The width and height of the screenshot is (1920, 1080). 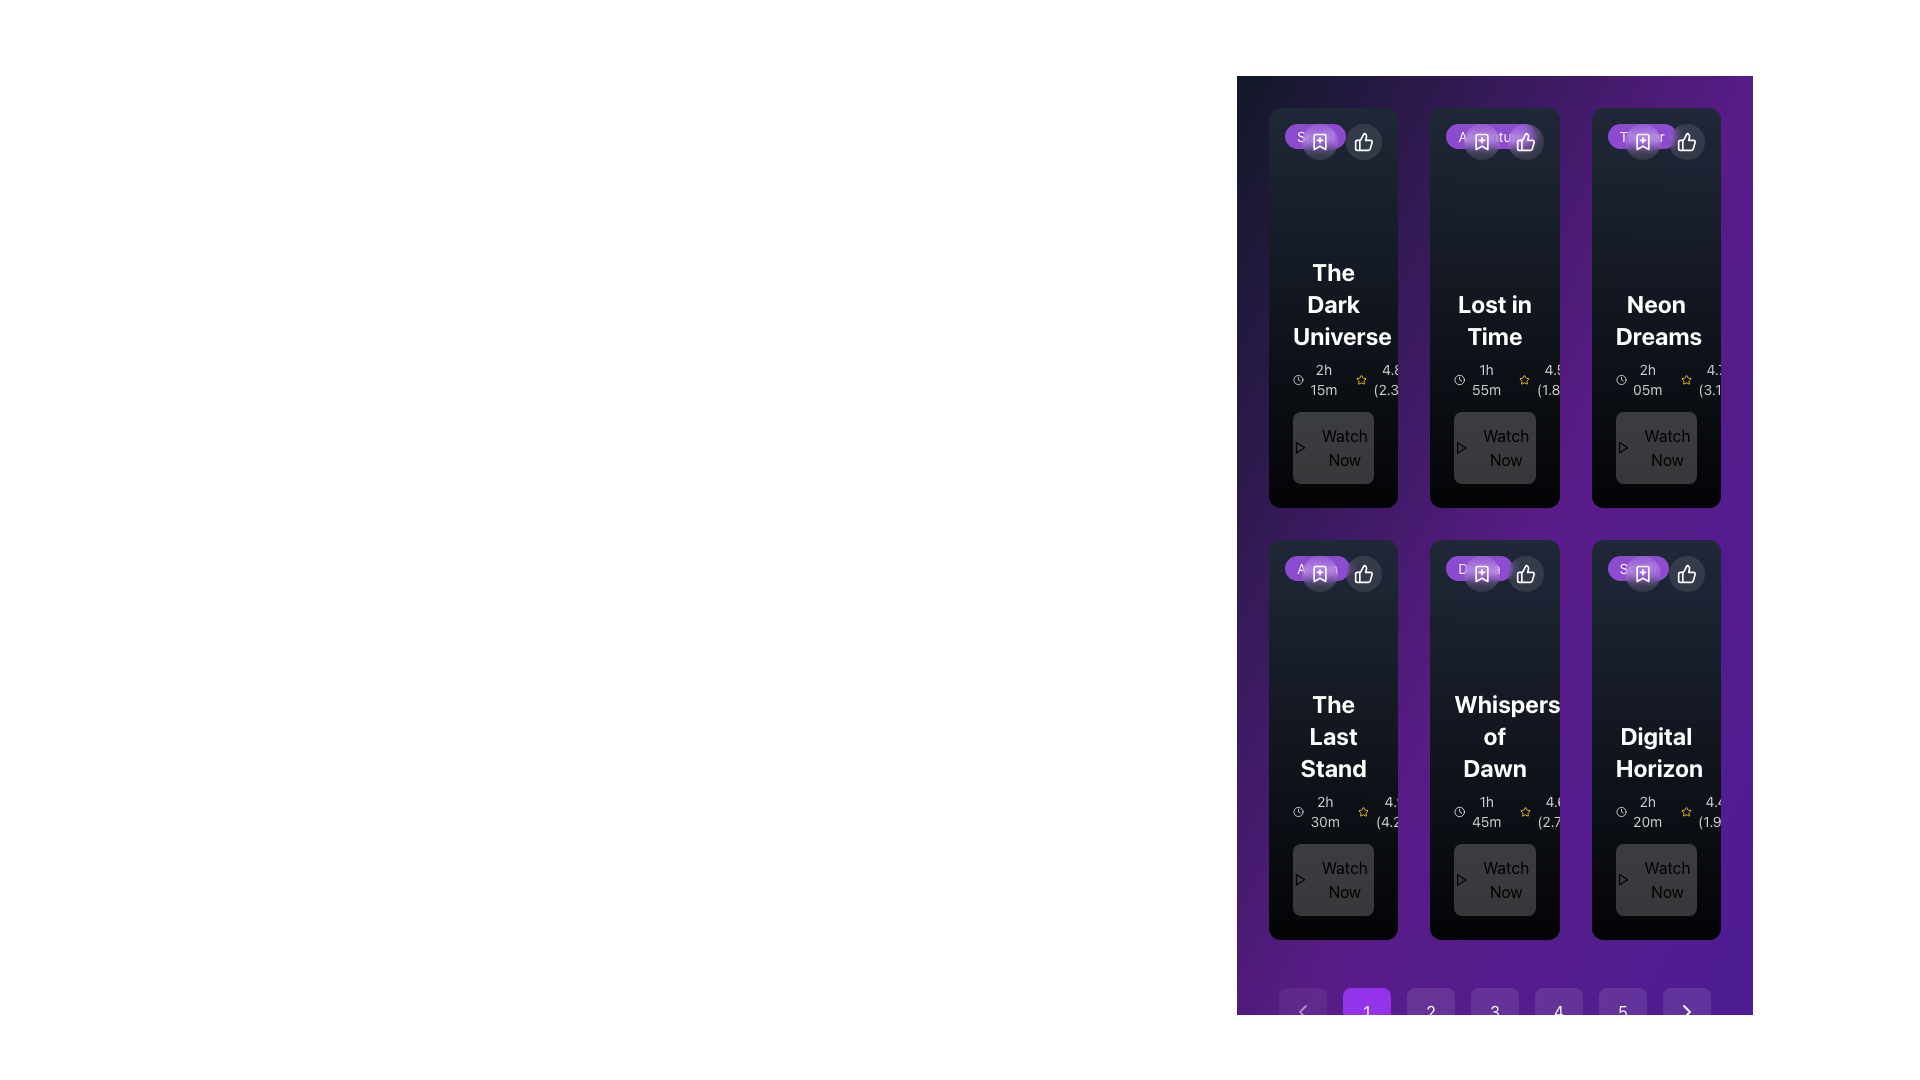 What do you see at coordinates (1342, 574) in the screenshot?
I see `the circular bookmark button with an icon located at the top-right corner of the card labeled 'The Last Stand'` at bounding box center [1342, 574].